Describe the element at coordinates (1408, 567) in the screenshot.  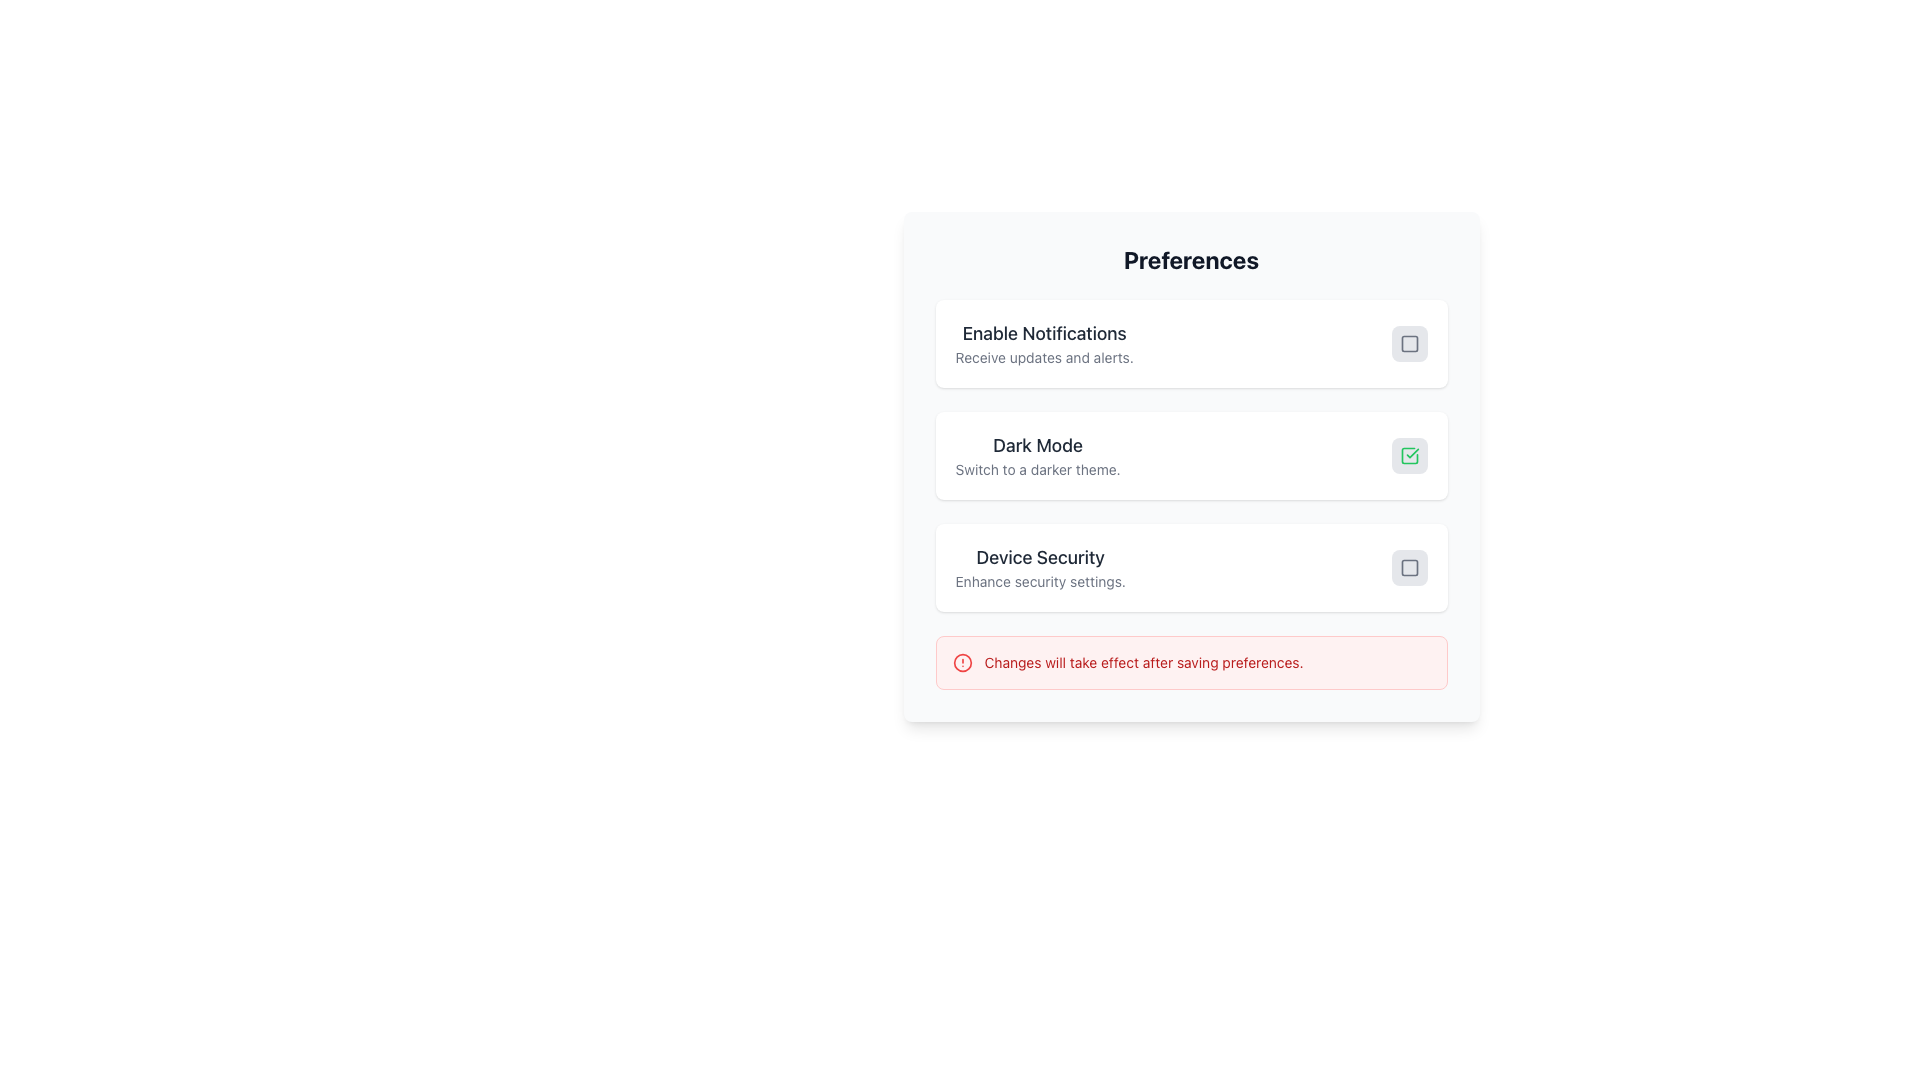
I see `the checkbox for the 'Device Security' setting` at that location.